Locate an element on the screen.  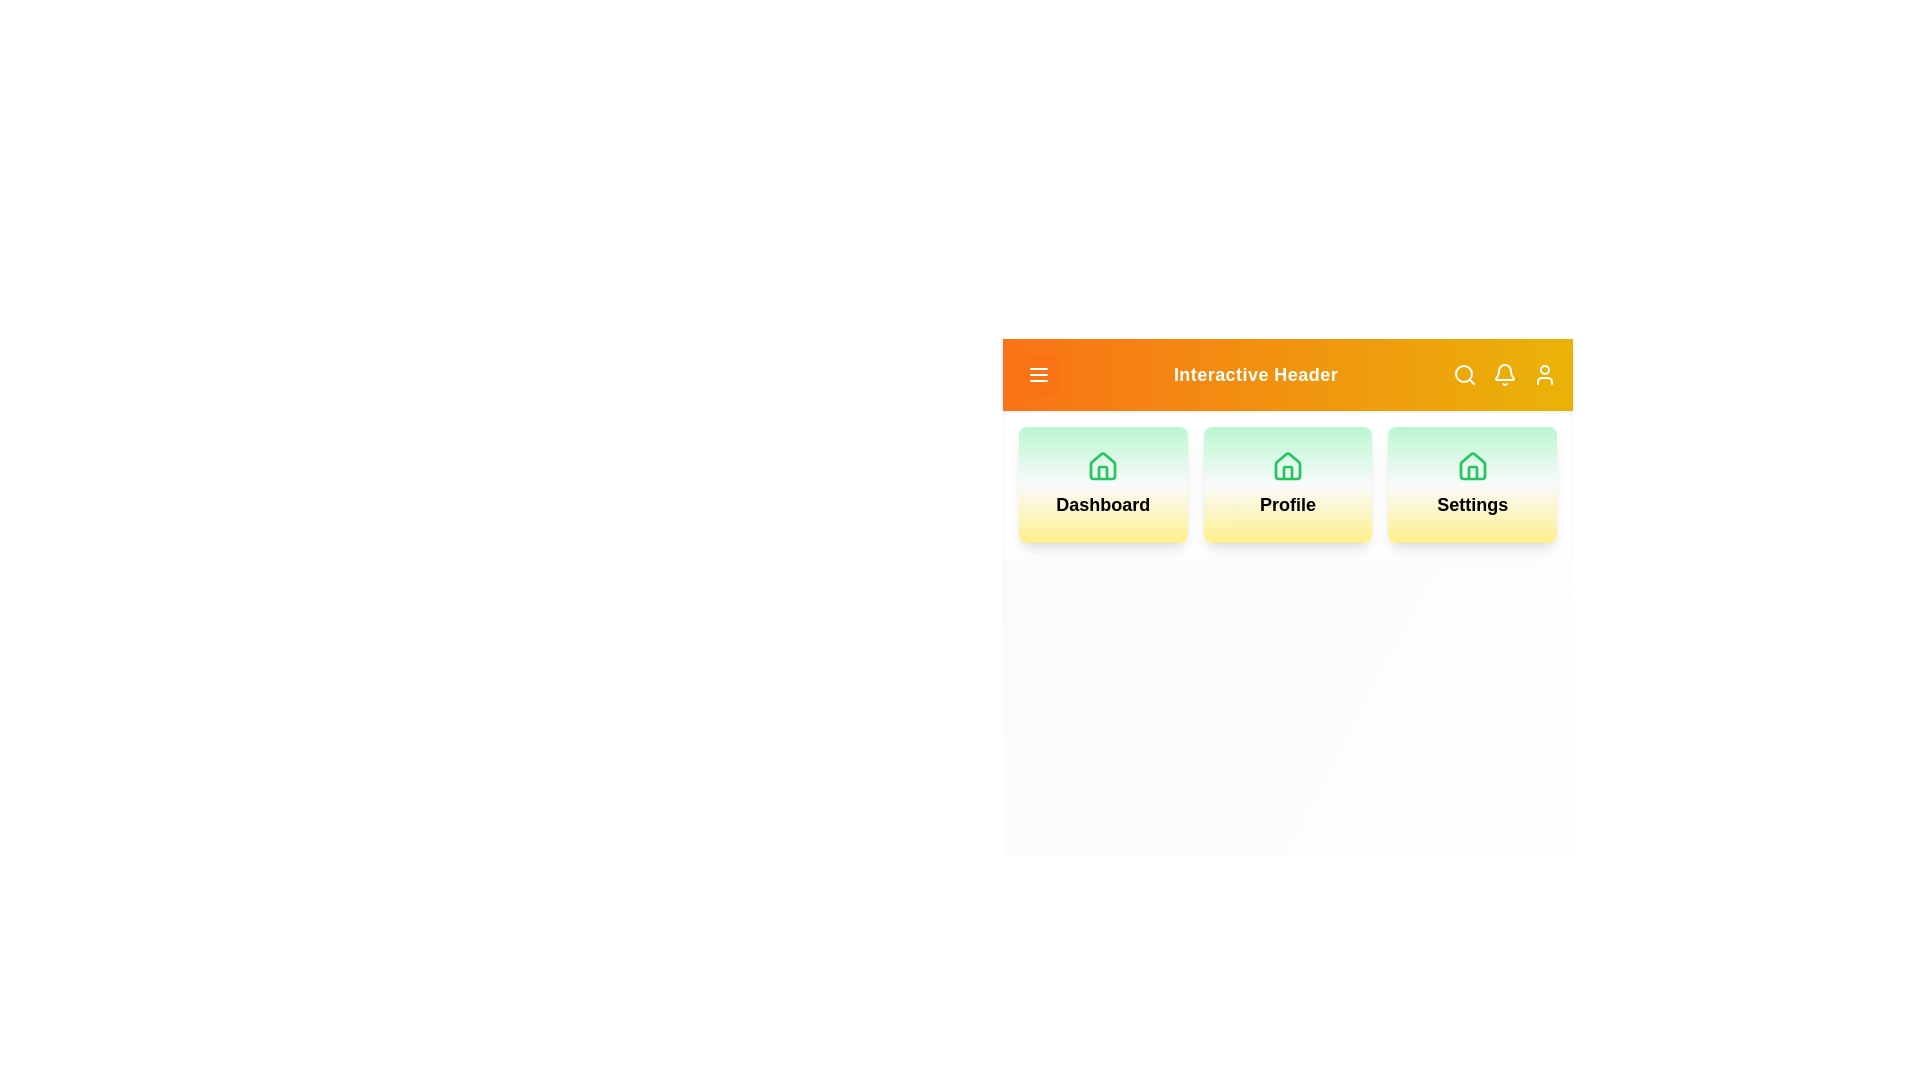
the search icon to observe its hover effect is located at coordinates (1464, 374).